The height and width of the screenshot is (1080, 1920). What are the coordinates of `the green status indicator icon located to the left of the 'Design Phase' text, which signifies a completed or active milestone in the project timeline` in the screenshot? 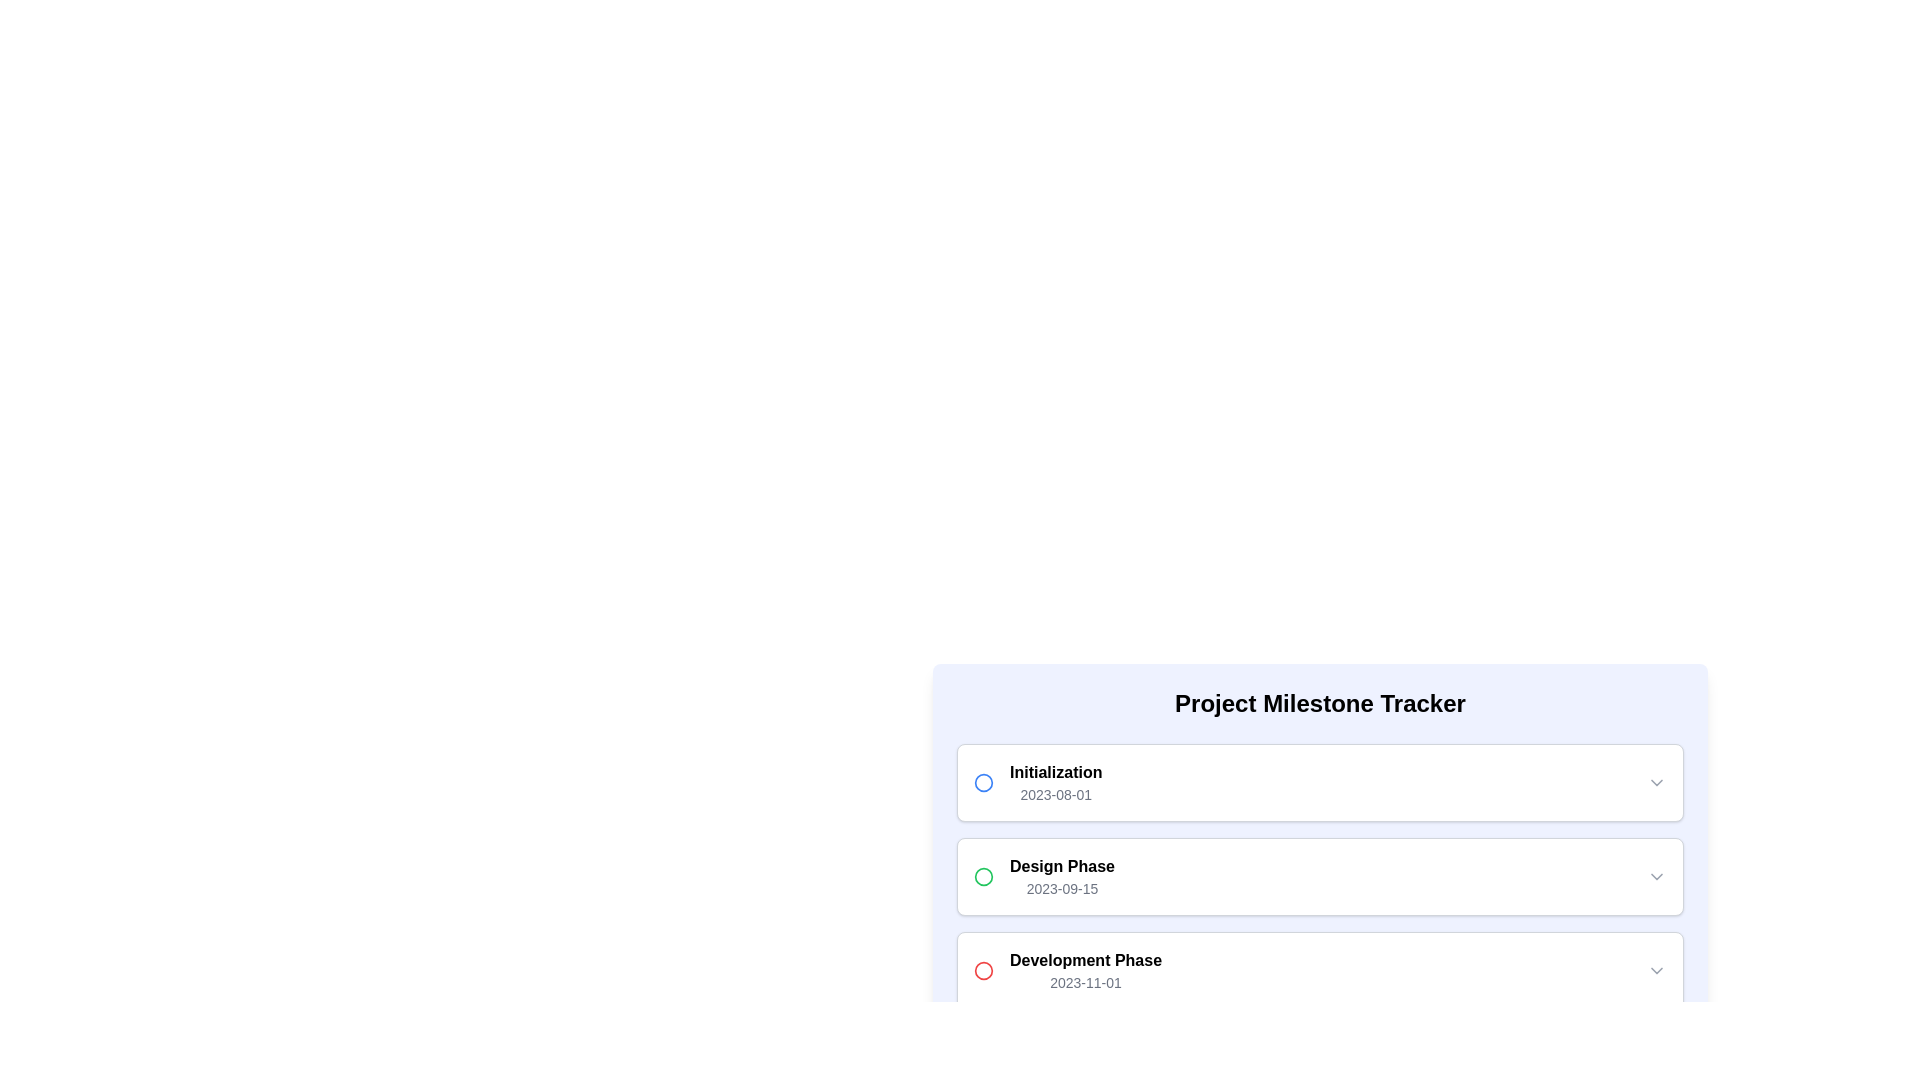 It's located at (983, 875).